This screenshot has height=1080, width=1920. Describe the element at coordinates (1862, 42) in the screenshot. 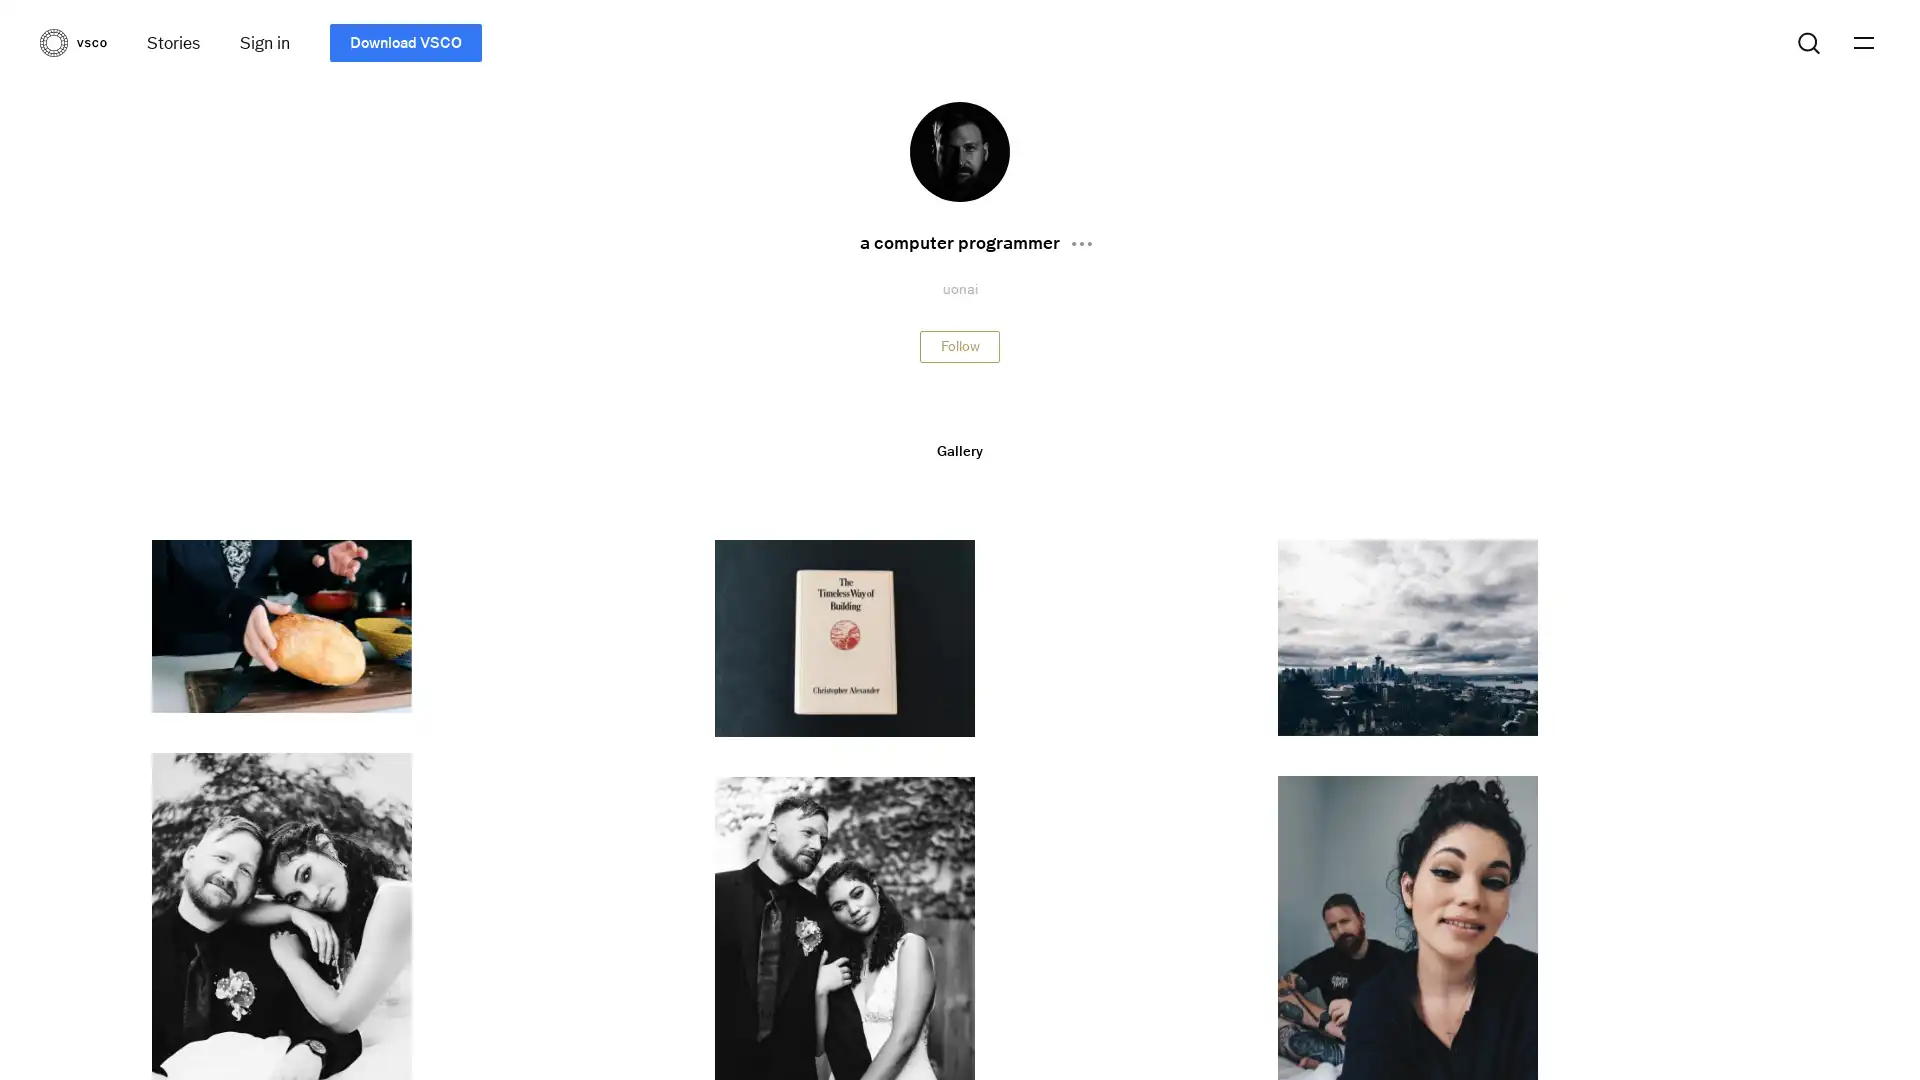

I see `menu` at that location.